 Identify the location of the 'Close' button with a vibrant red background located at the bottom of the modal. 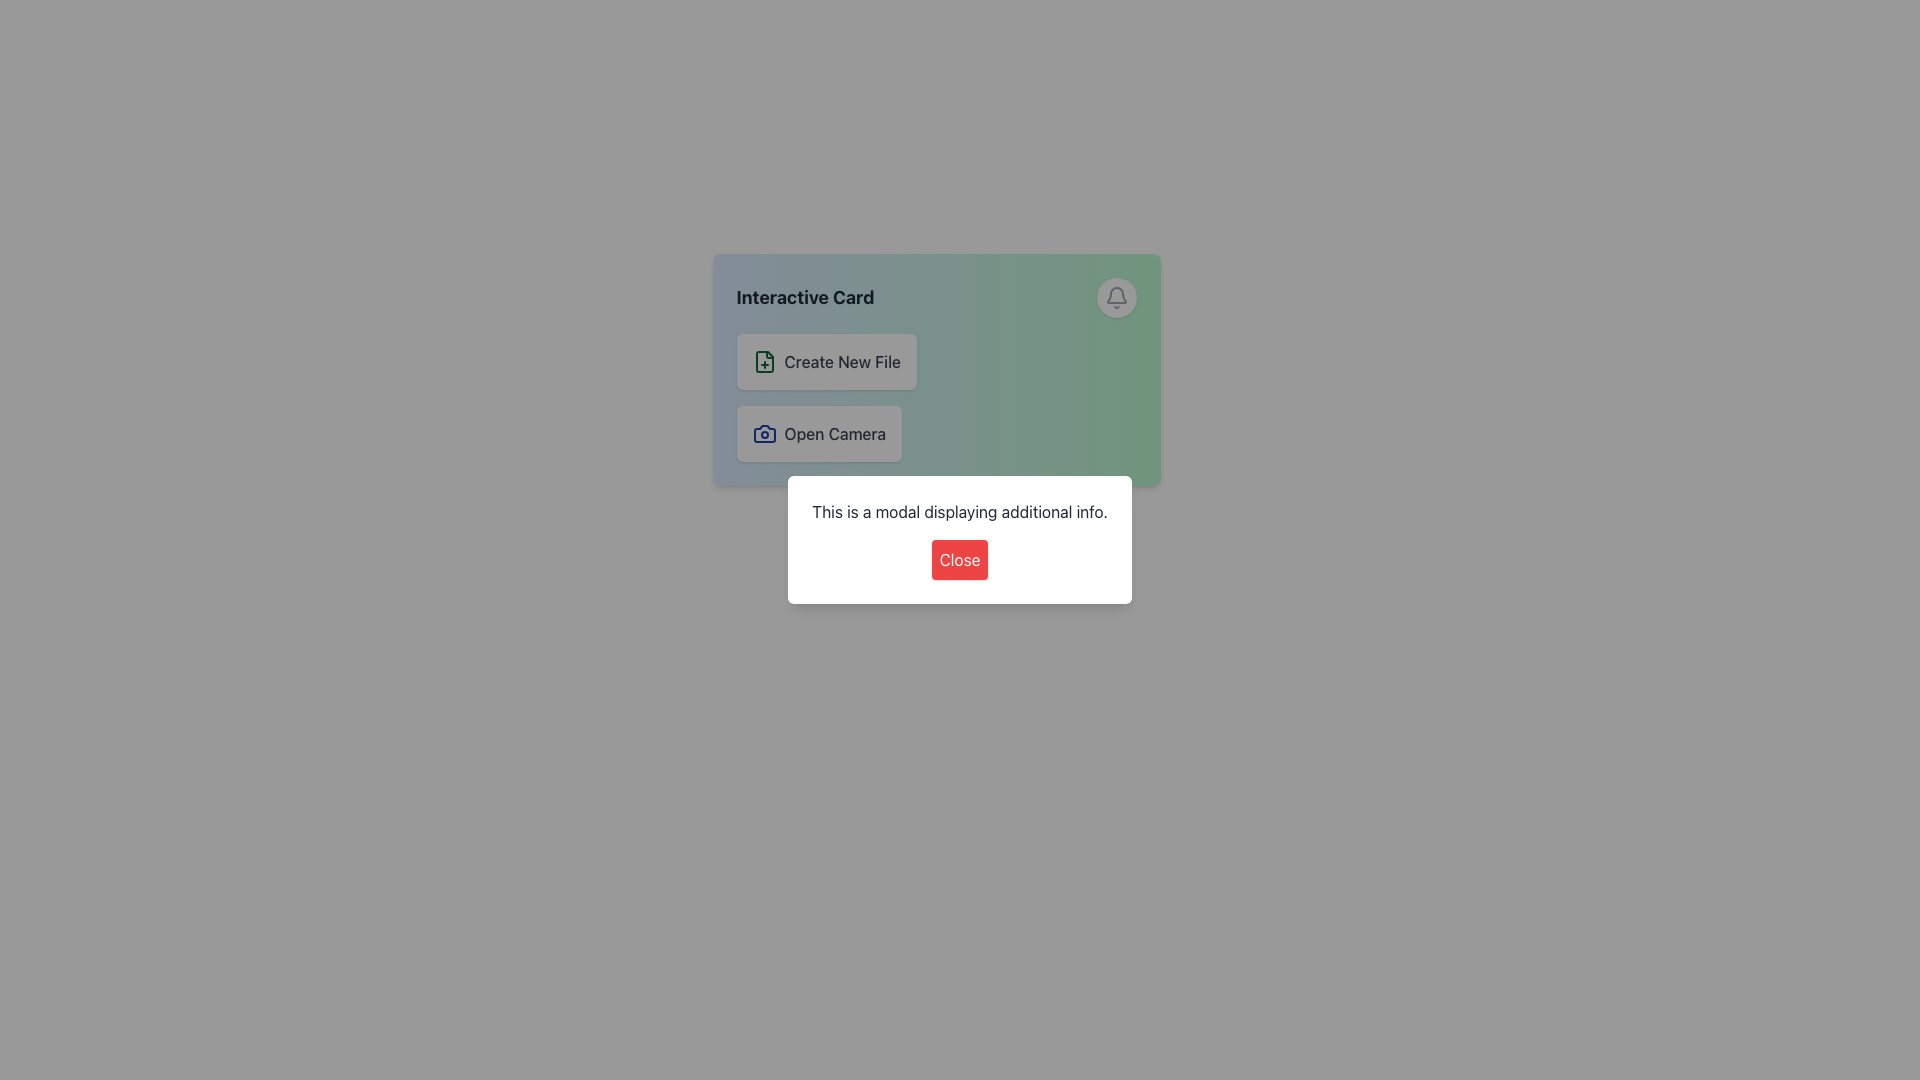
(960, 559).